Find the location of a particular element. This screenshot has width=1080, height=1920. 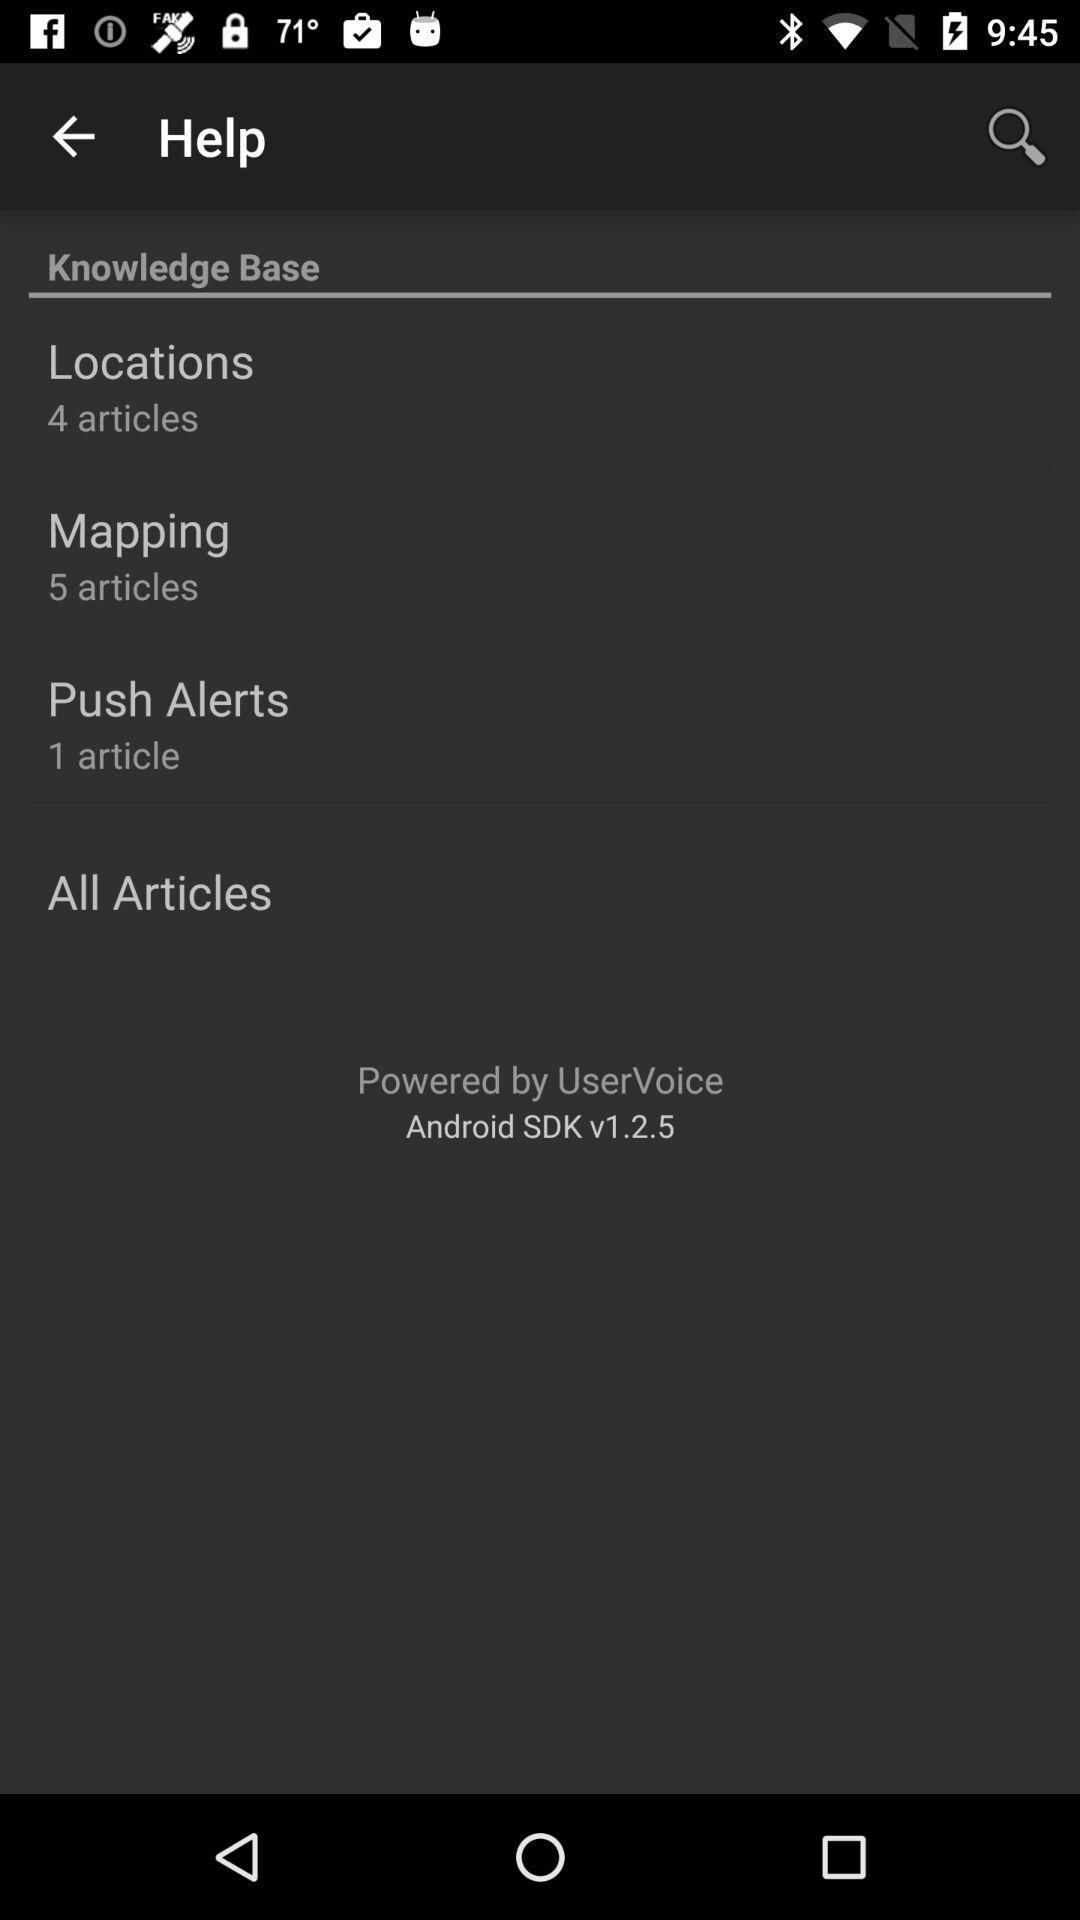

the app to the left of the help icon is located at coordinates (72, 135).